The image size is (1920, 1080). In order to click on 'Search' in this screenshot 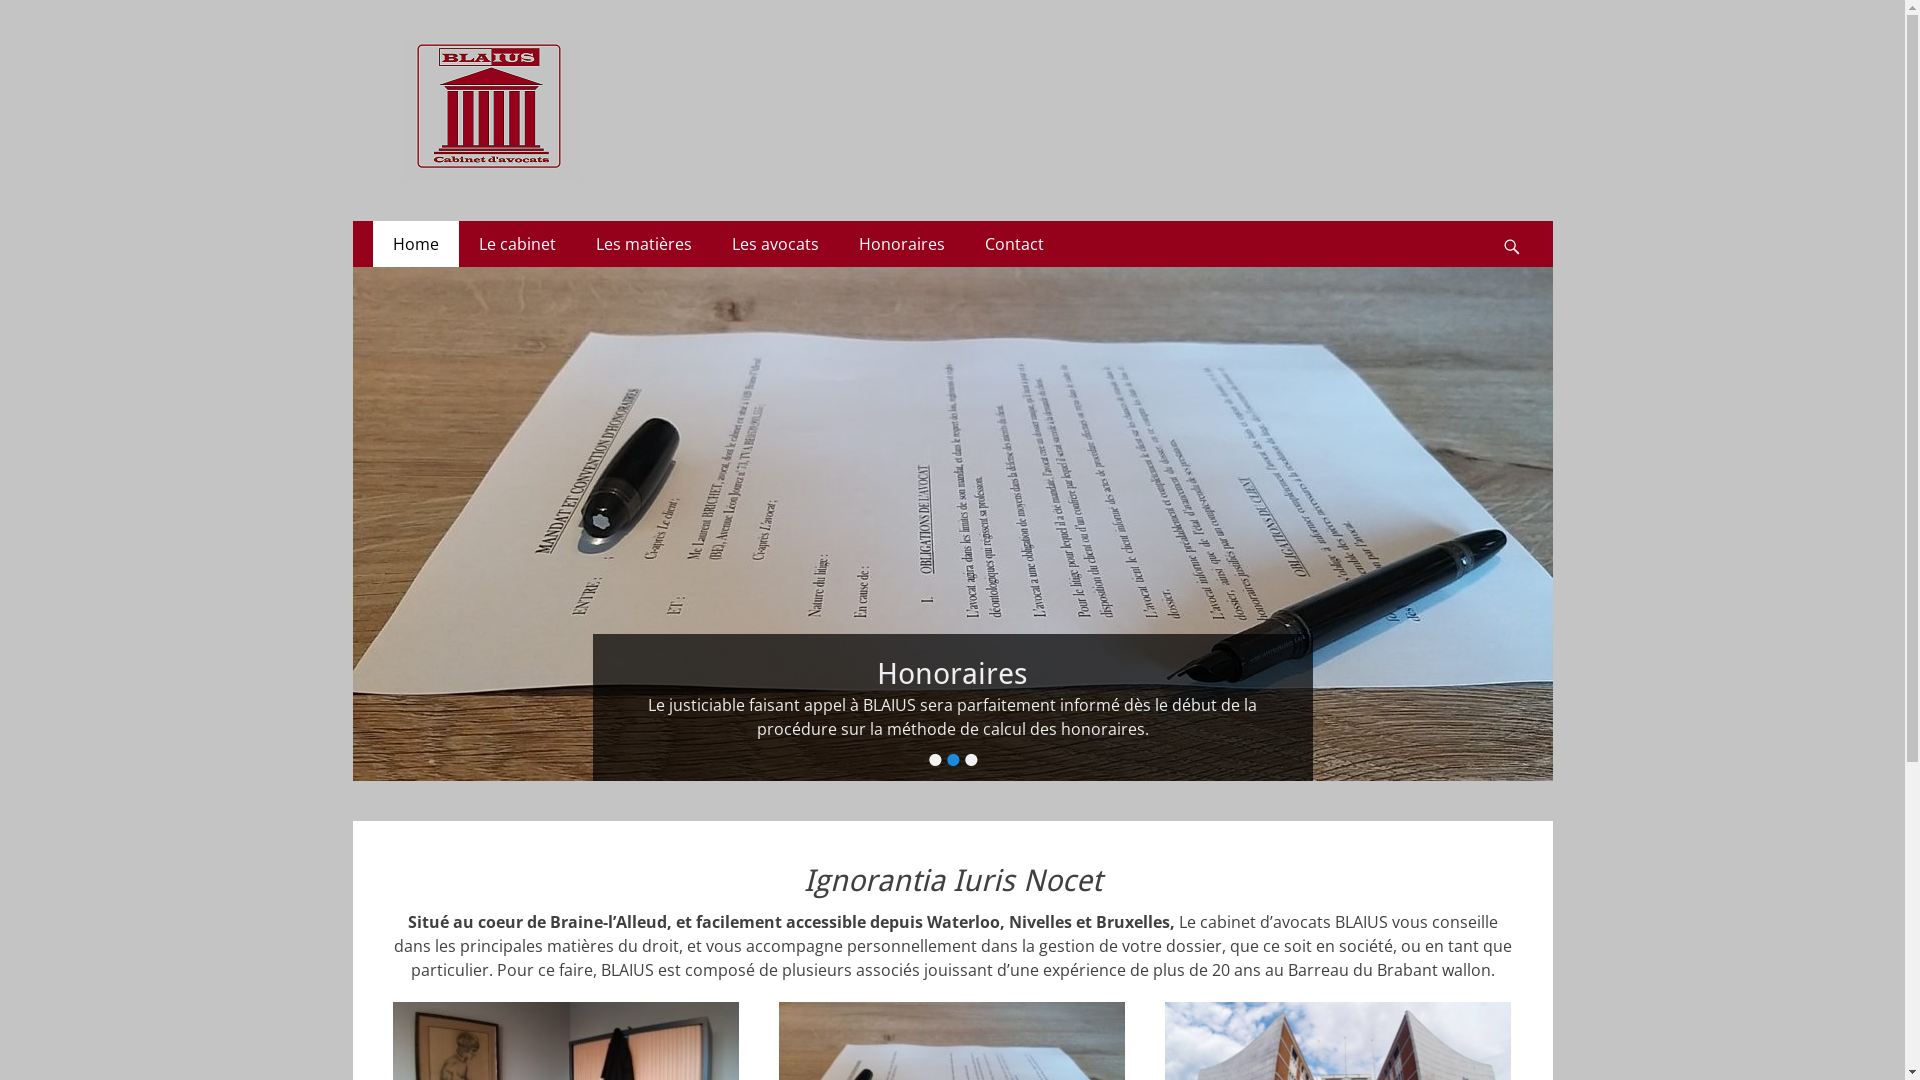, I will do `click(1521, 221)`.